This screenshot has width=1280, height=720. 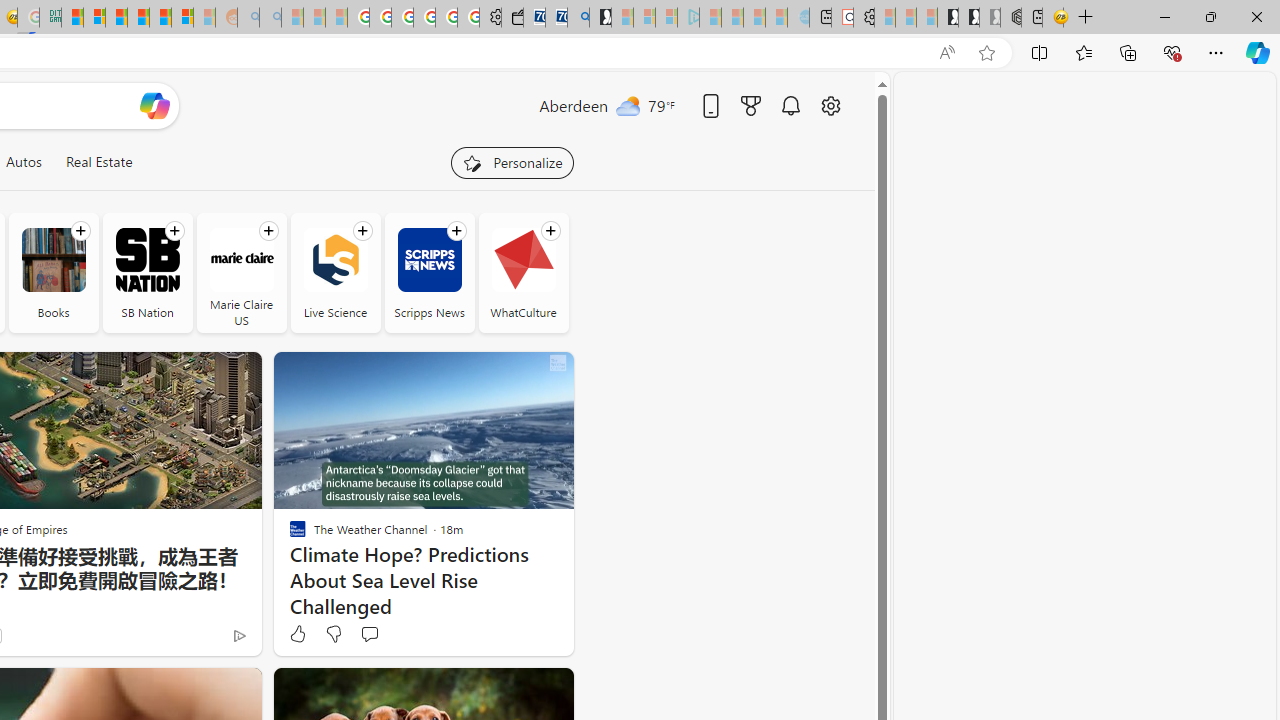 What do you see at coordinates (146, 259) in the screenshot?
I see `'SB Nation'` at bounding box center [146, 259].